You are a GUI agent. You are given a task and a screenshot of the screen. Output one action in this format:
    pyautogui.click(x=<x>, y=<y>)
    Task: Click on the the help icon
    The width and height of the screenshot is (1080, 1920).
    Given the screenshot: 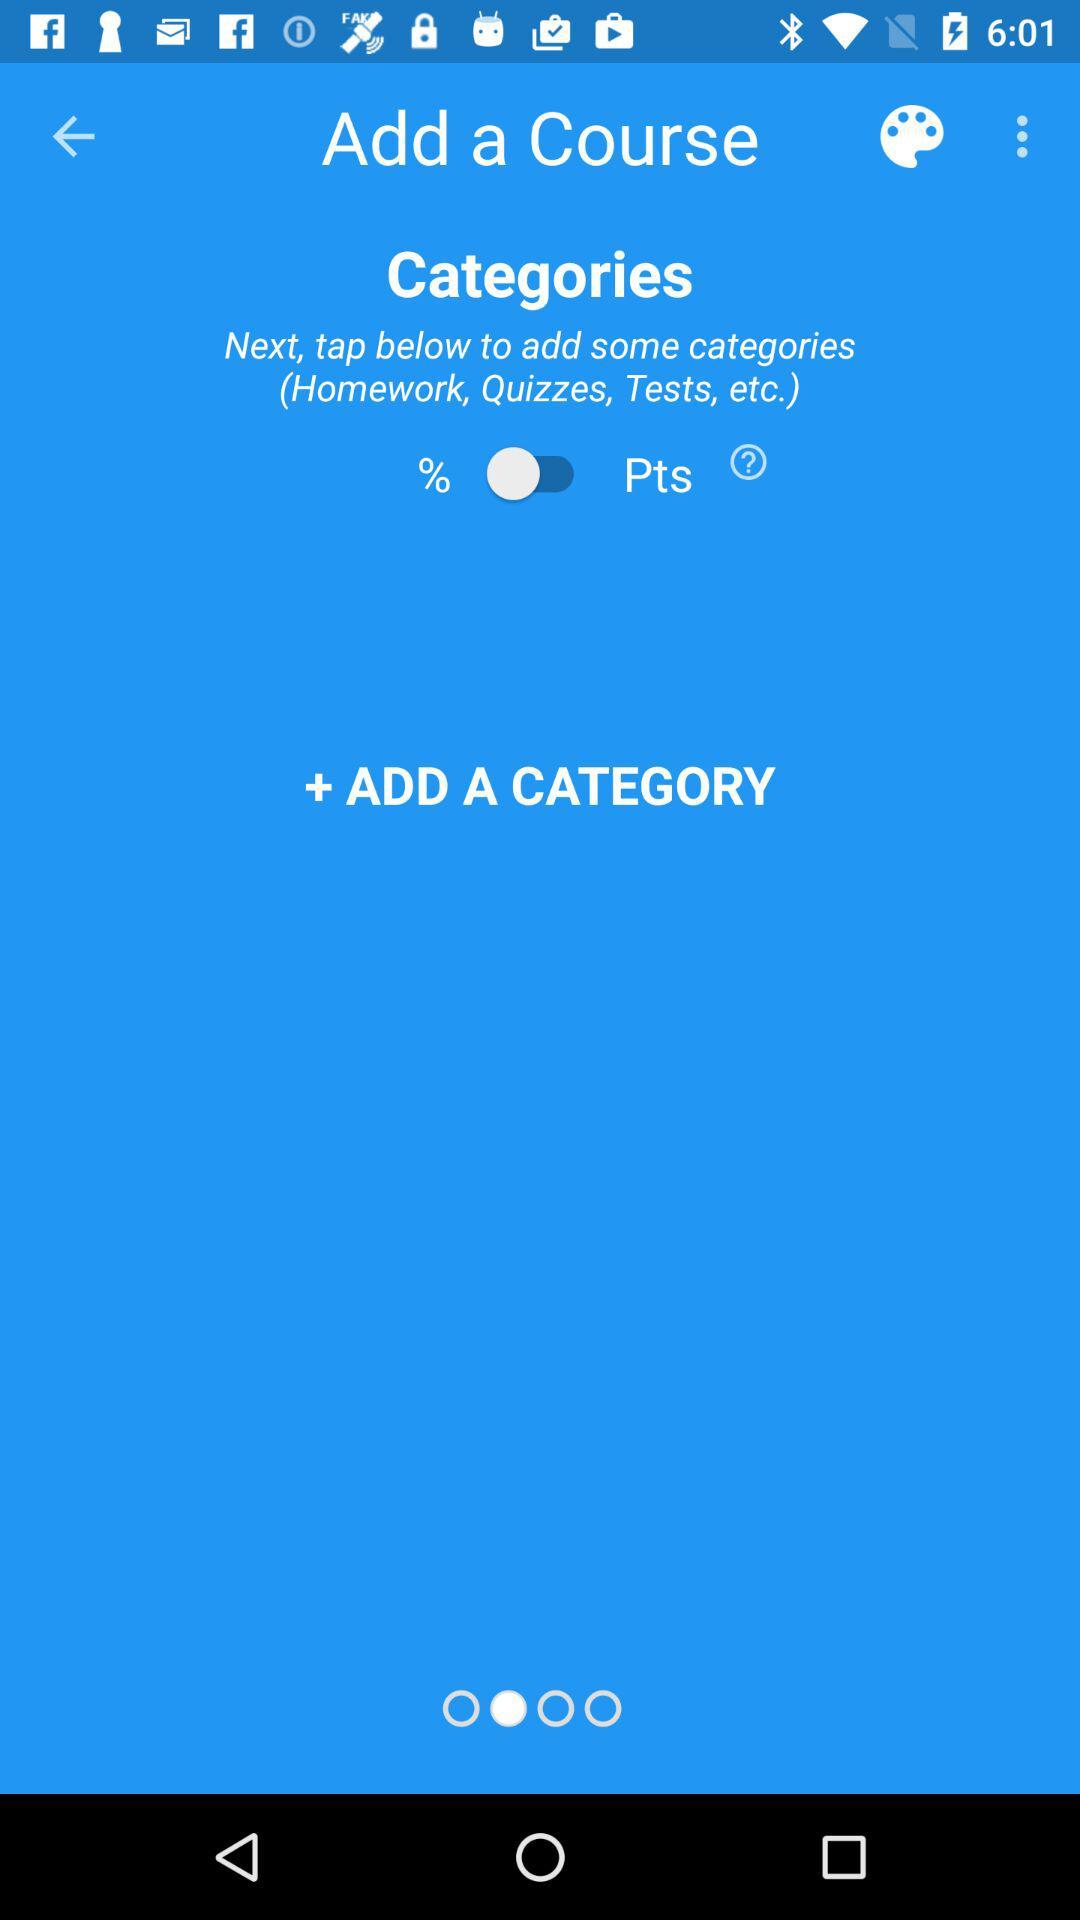 What is the action you would take?
    pyautogui.click(x=748, y=460)
    